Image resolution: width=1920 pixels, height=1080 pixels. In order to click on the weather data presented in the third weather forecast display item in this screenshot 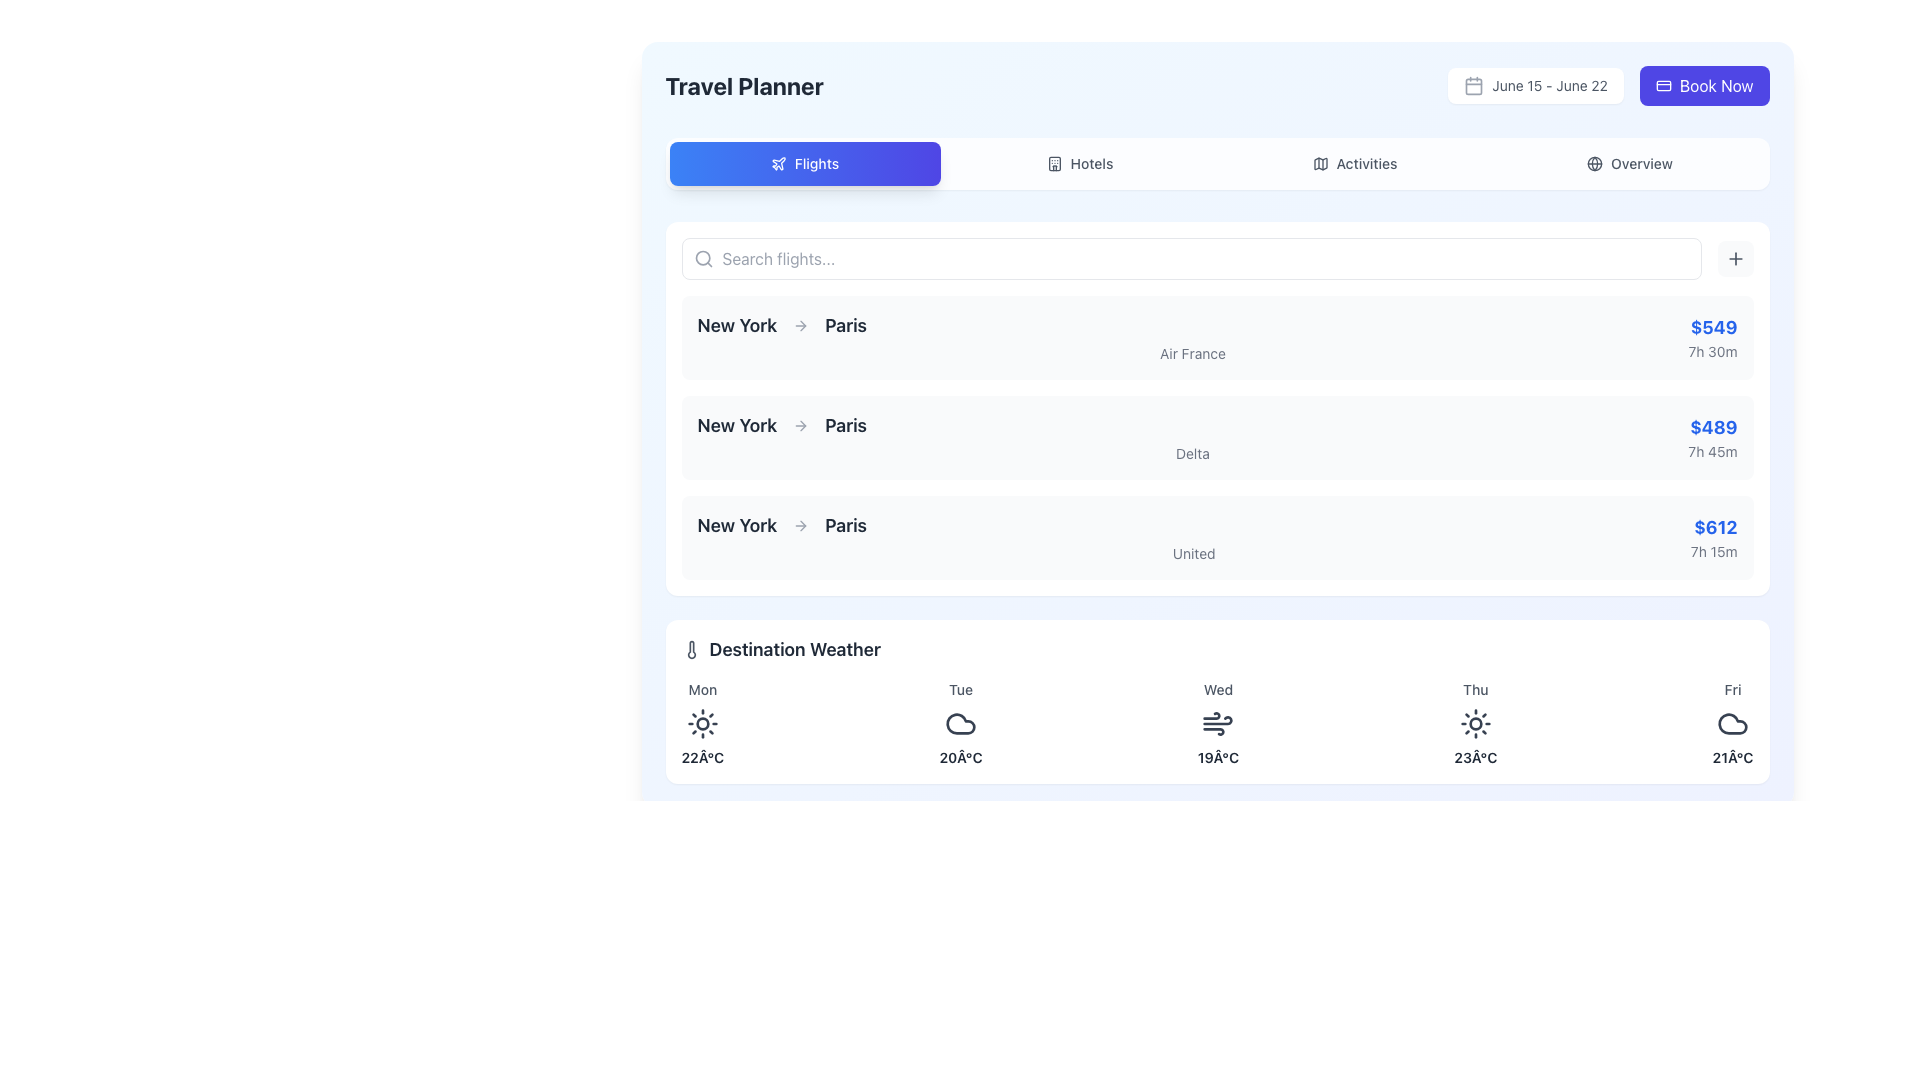, I will do `click(1217, 724)`.